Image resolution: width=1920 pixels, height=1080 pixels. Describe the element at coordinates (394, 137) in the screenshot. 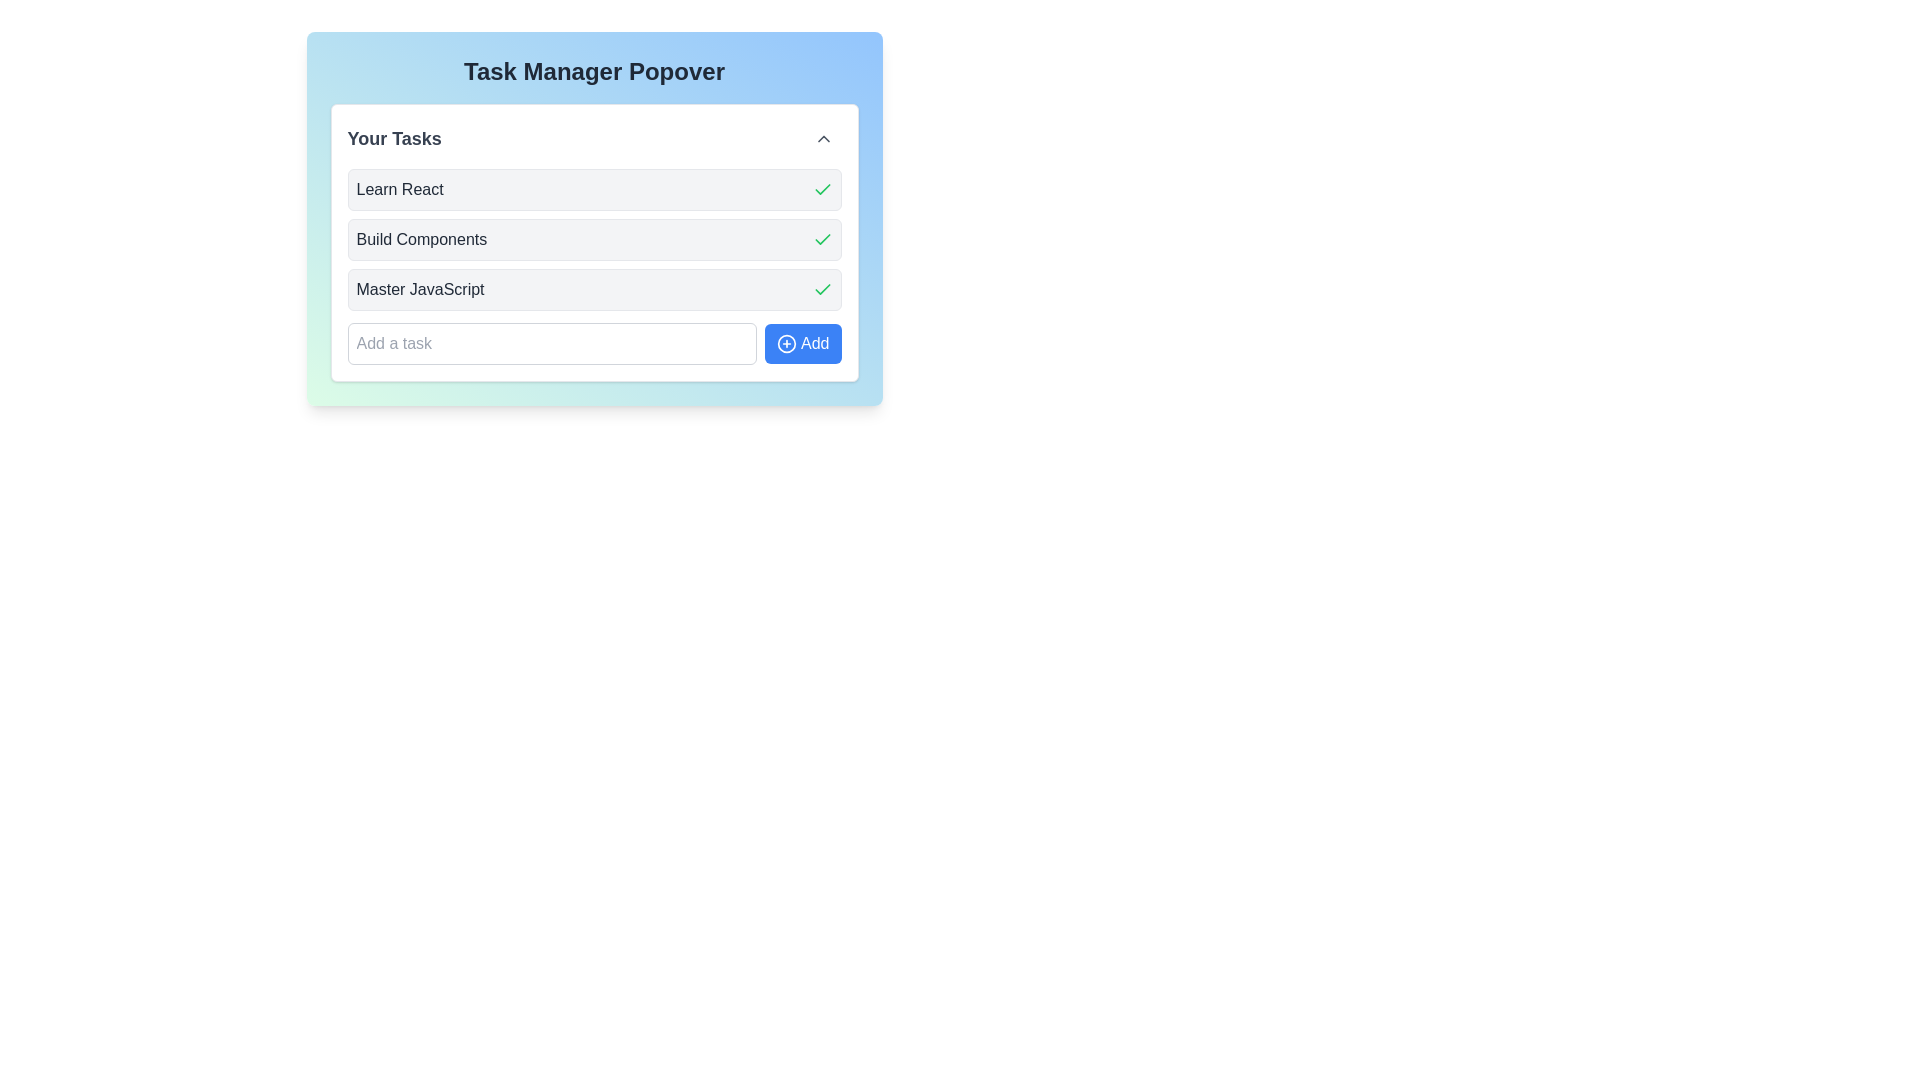

I see `the descriptive heading text label in the Task Manager Popover, which is positioned in the top-left corner of the white content area` at that location.